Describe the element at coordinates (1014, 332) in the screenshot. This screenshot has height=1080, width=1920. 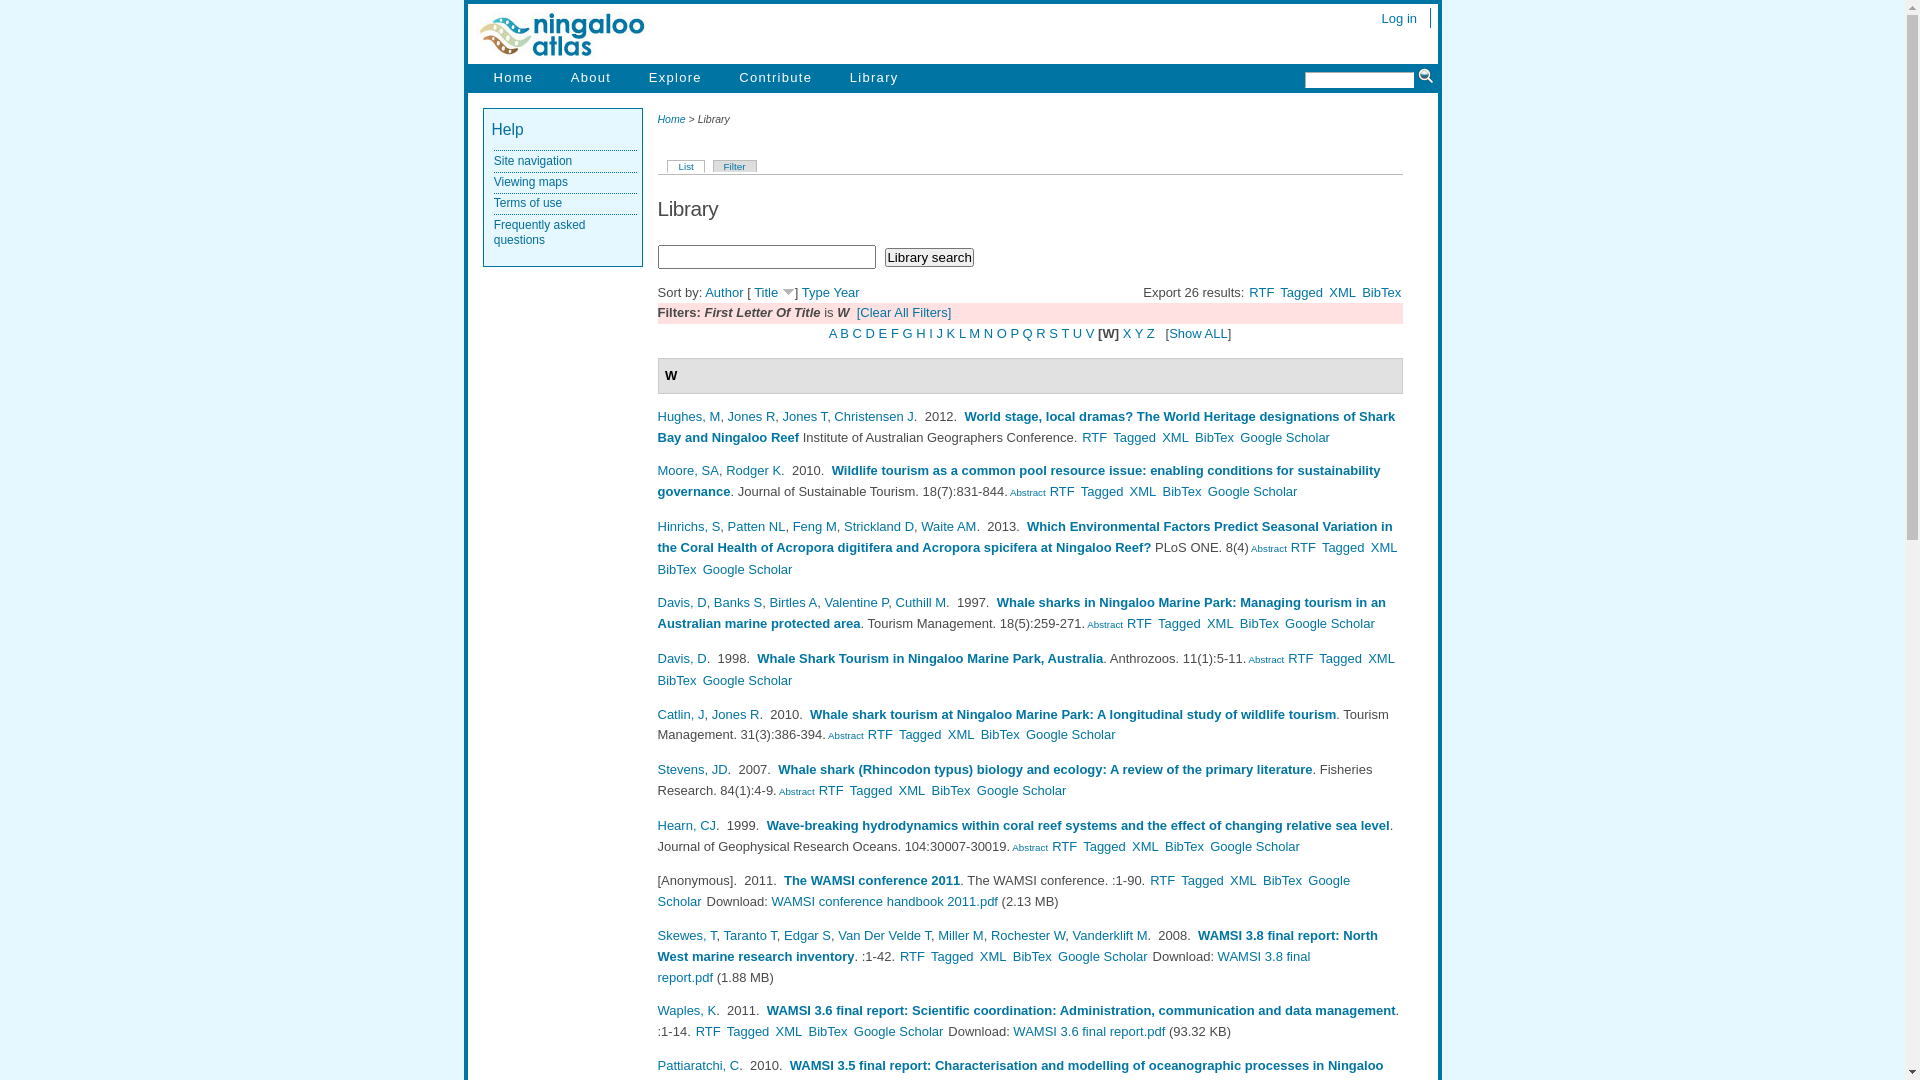
I see `'P'` at that location.